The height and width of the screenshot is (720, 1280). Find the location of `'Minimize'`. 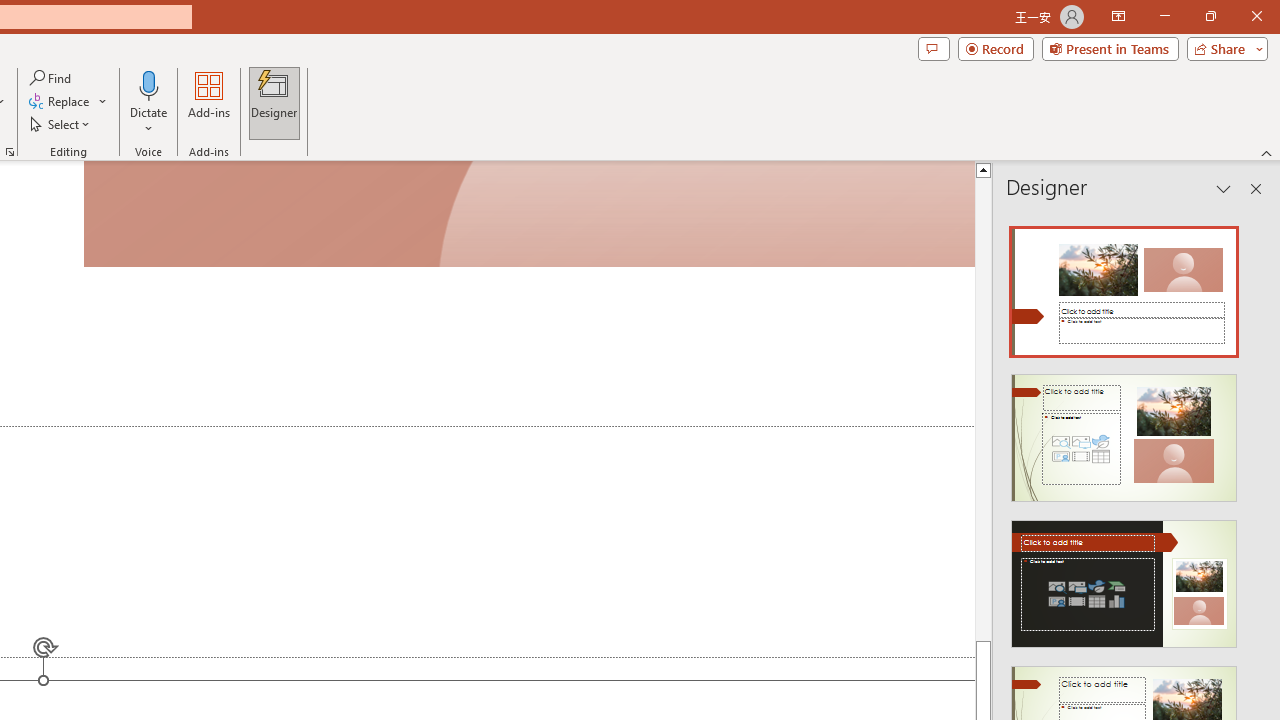

'Minimize' is located at coordinates (1164, 16).